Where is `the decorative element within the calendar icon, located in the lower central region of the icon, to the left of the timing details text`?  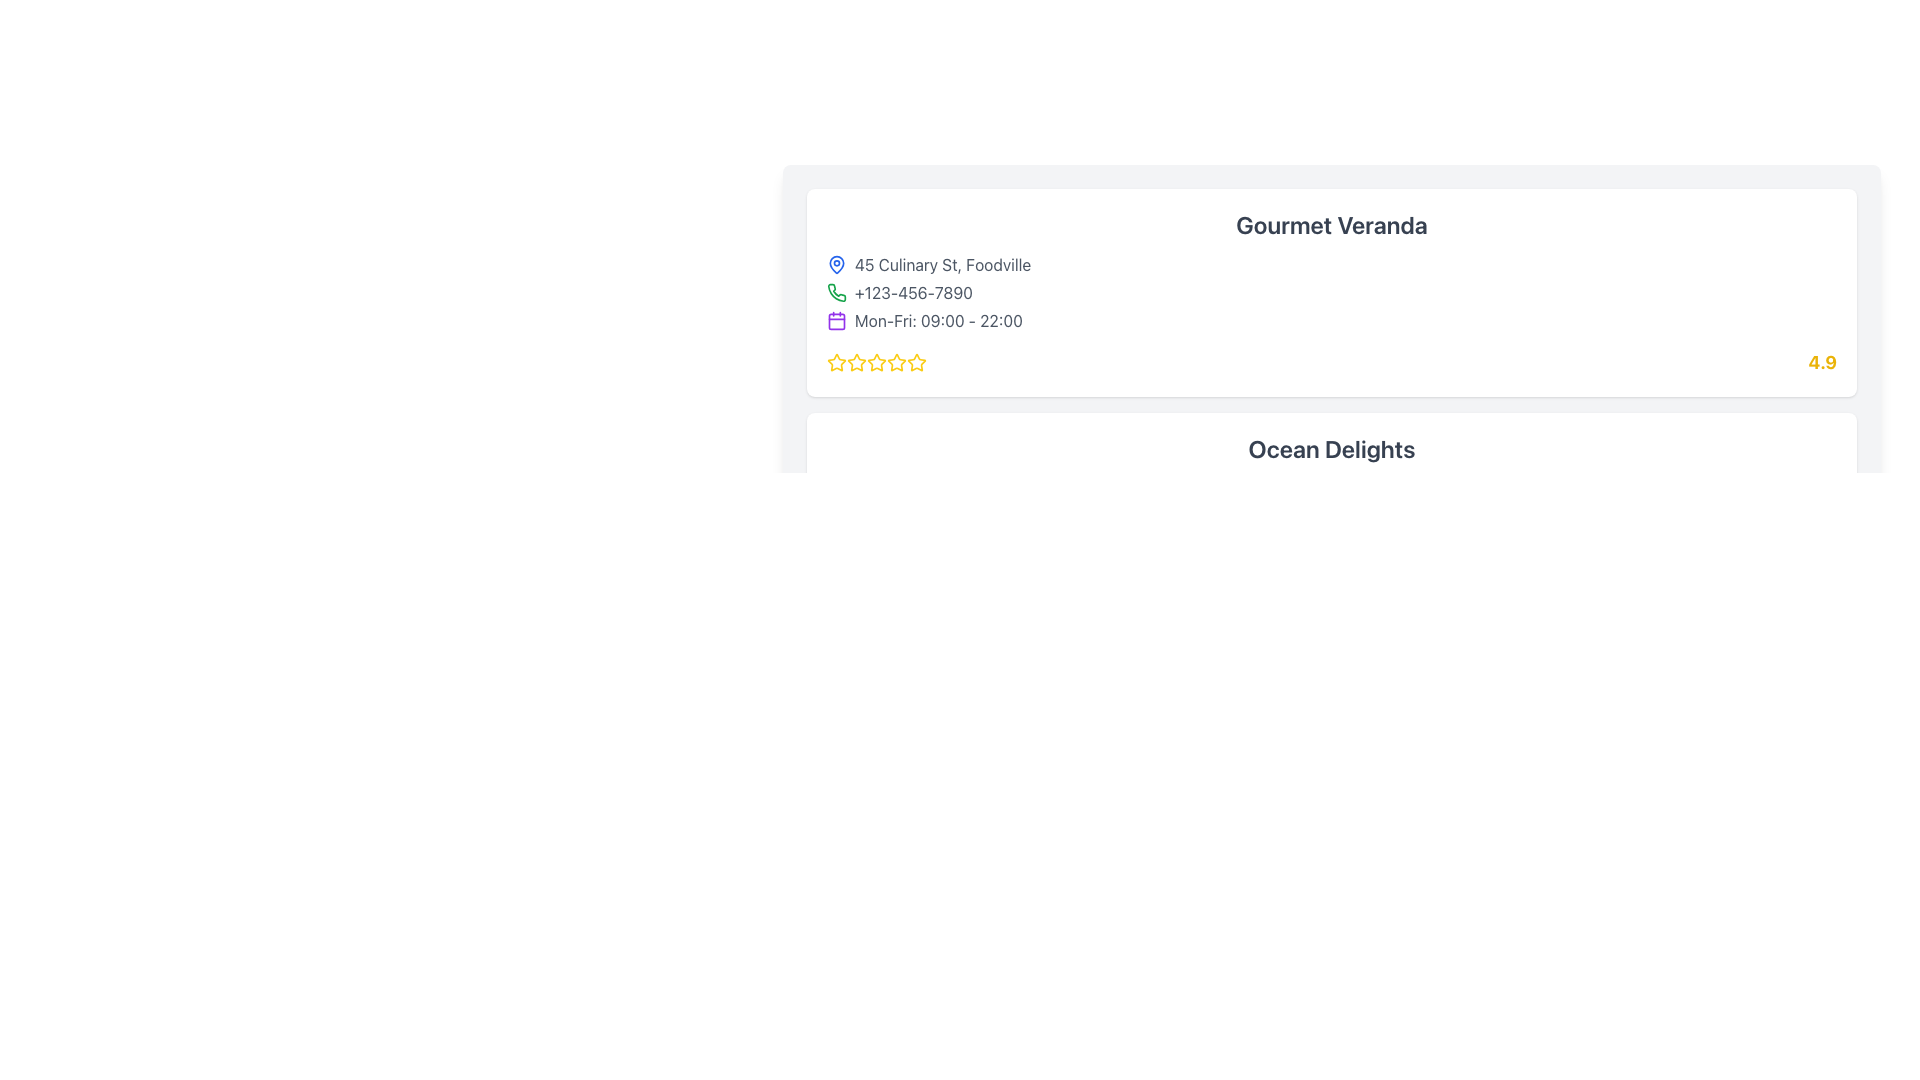
the decorative element within the calendar icon, located in the lower central region of the icon, to the left of the timing details text is located at coordinates (836, 319).